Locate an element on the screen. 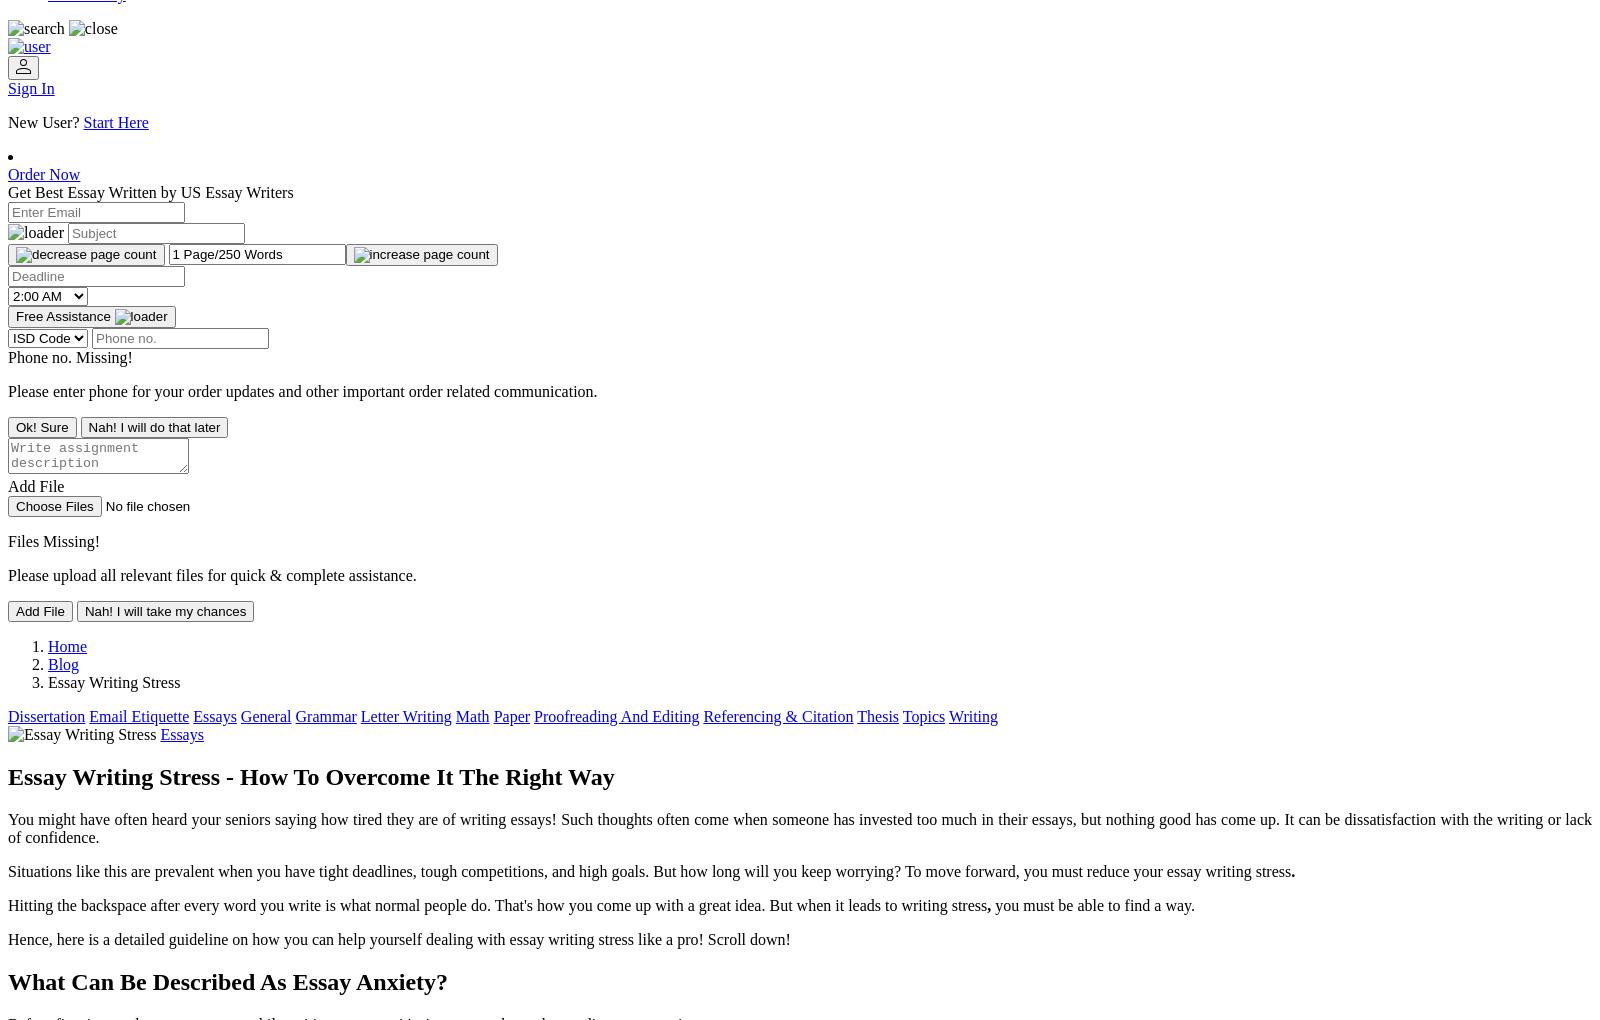 The image size is (1600, 1020). 'Home' is located at coordinates (66, 646).